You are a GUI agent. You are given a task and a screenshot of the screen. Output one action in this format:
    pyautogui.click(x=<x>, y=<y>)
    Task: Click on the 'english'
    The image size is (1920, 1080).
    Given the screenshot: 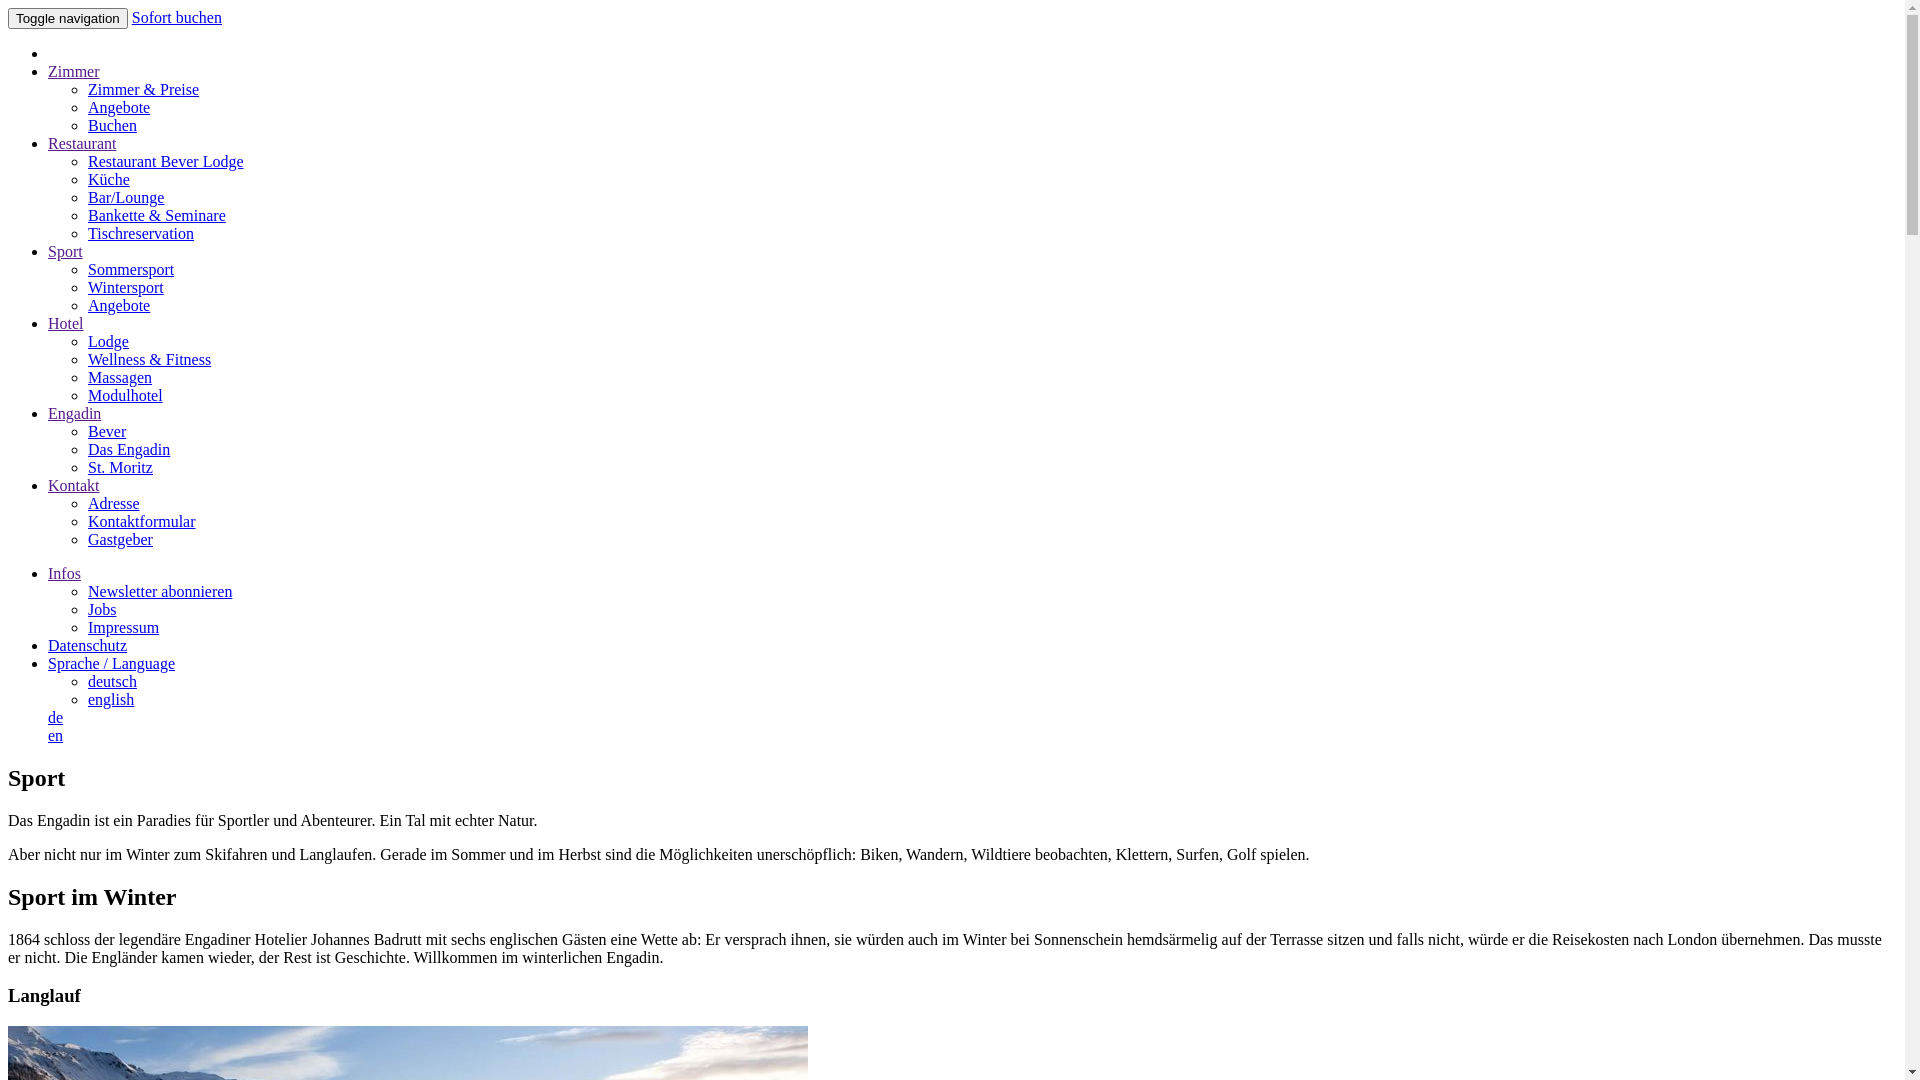 What is the action you would take?
    pyautogui.click(x=109, y=698)
    